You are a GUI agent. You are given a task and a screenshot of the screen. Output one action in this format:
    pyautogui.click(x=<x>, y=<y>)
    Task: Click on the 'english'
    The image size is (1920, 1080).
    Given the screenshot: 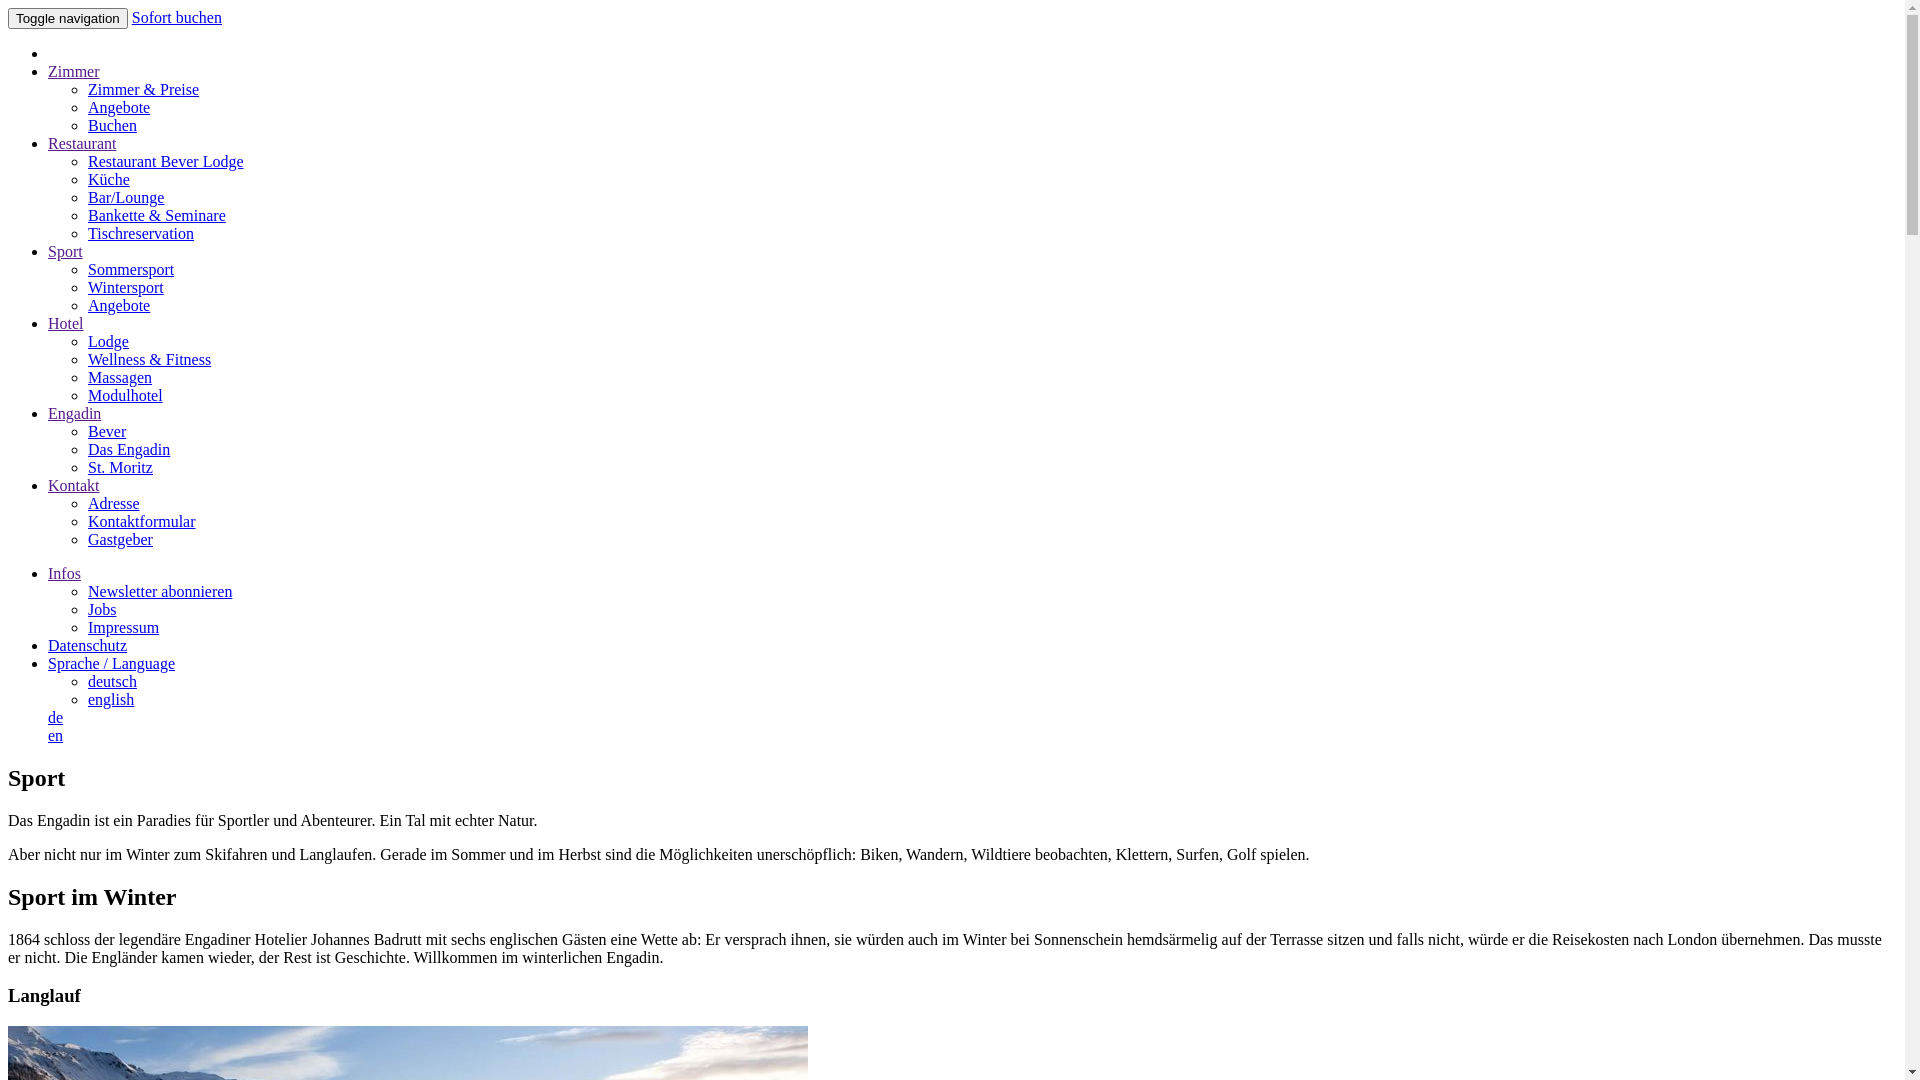 What is the action you would take?
    pyautogui.click(x=109, y=698)
    